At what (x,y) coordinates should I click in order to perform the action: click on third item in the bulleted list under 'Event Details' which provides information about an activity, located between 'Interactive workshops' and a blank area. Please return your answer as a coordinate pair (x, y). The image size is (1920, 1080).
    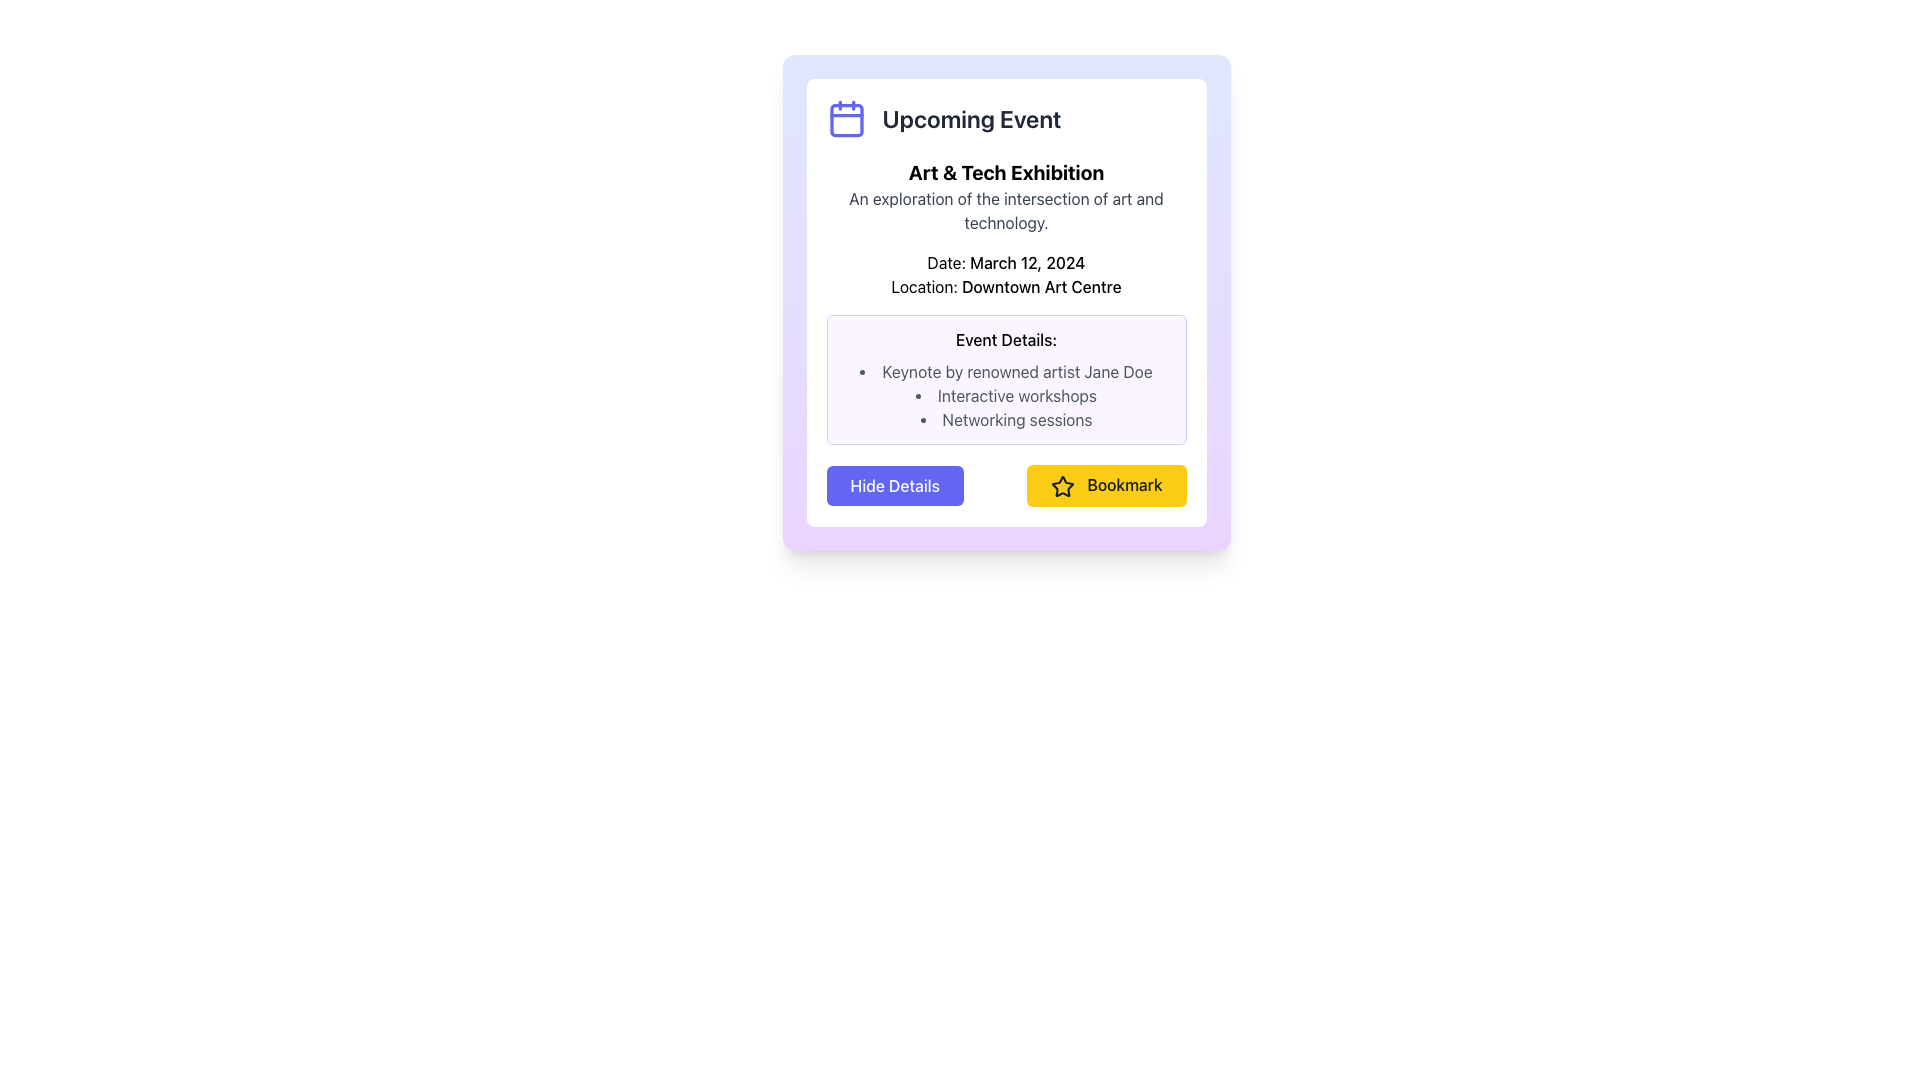
    Looking at the image, I should click on (1006, 419).